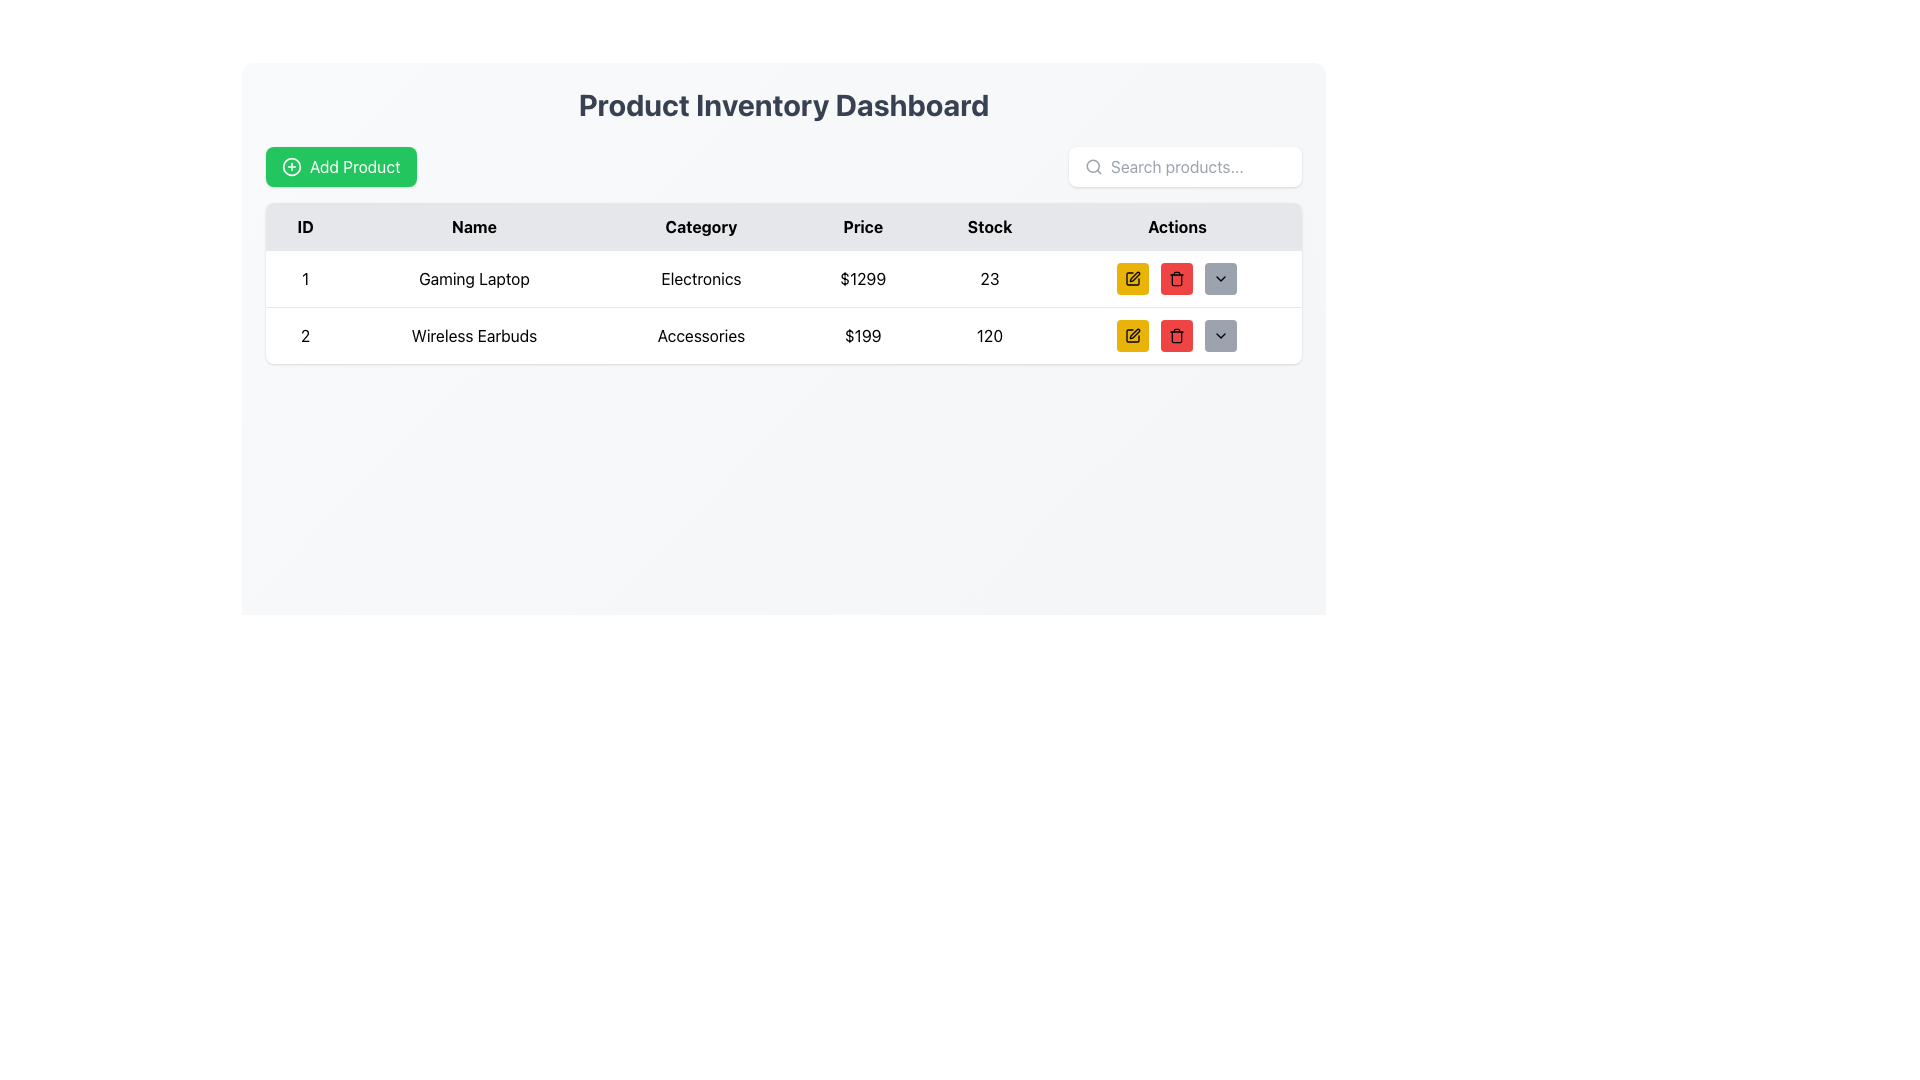 Image resolution: width=1920 pixels, height=1080 pixels. Describe the element at coordinates (1177, 334) in the screenshot. I see `the trash bin icon button located` at that location.